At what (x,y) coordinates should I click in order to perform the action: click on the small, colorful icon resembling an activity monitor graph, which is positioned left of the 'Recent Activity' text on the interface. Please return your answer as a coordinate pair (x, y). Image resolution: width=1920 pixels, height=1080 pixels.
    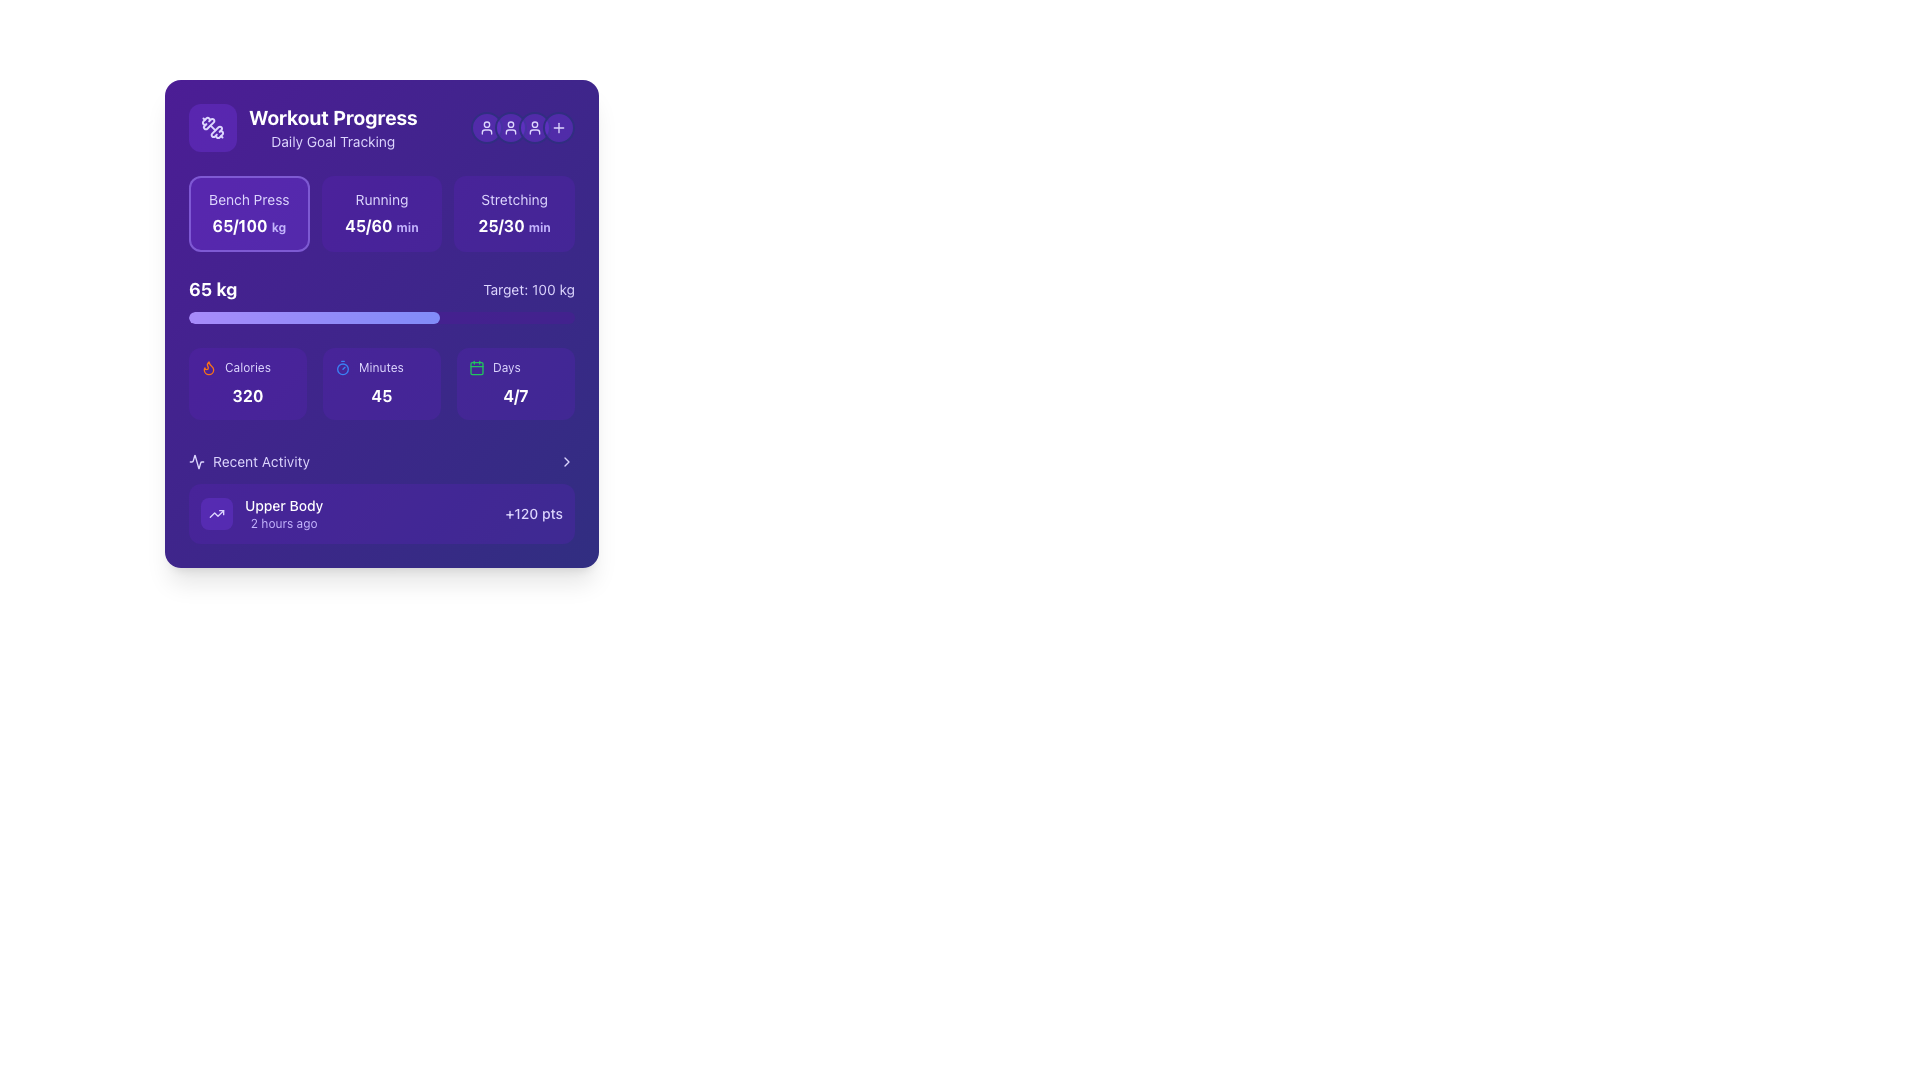
    Looking at the image, I should click on (196, 462).